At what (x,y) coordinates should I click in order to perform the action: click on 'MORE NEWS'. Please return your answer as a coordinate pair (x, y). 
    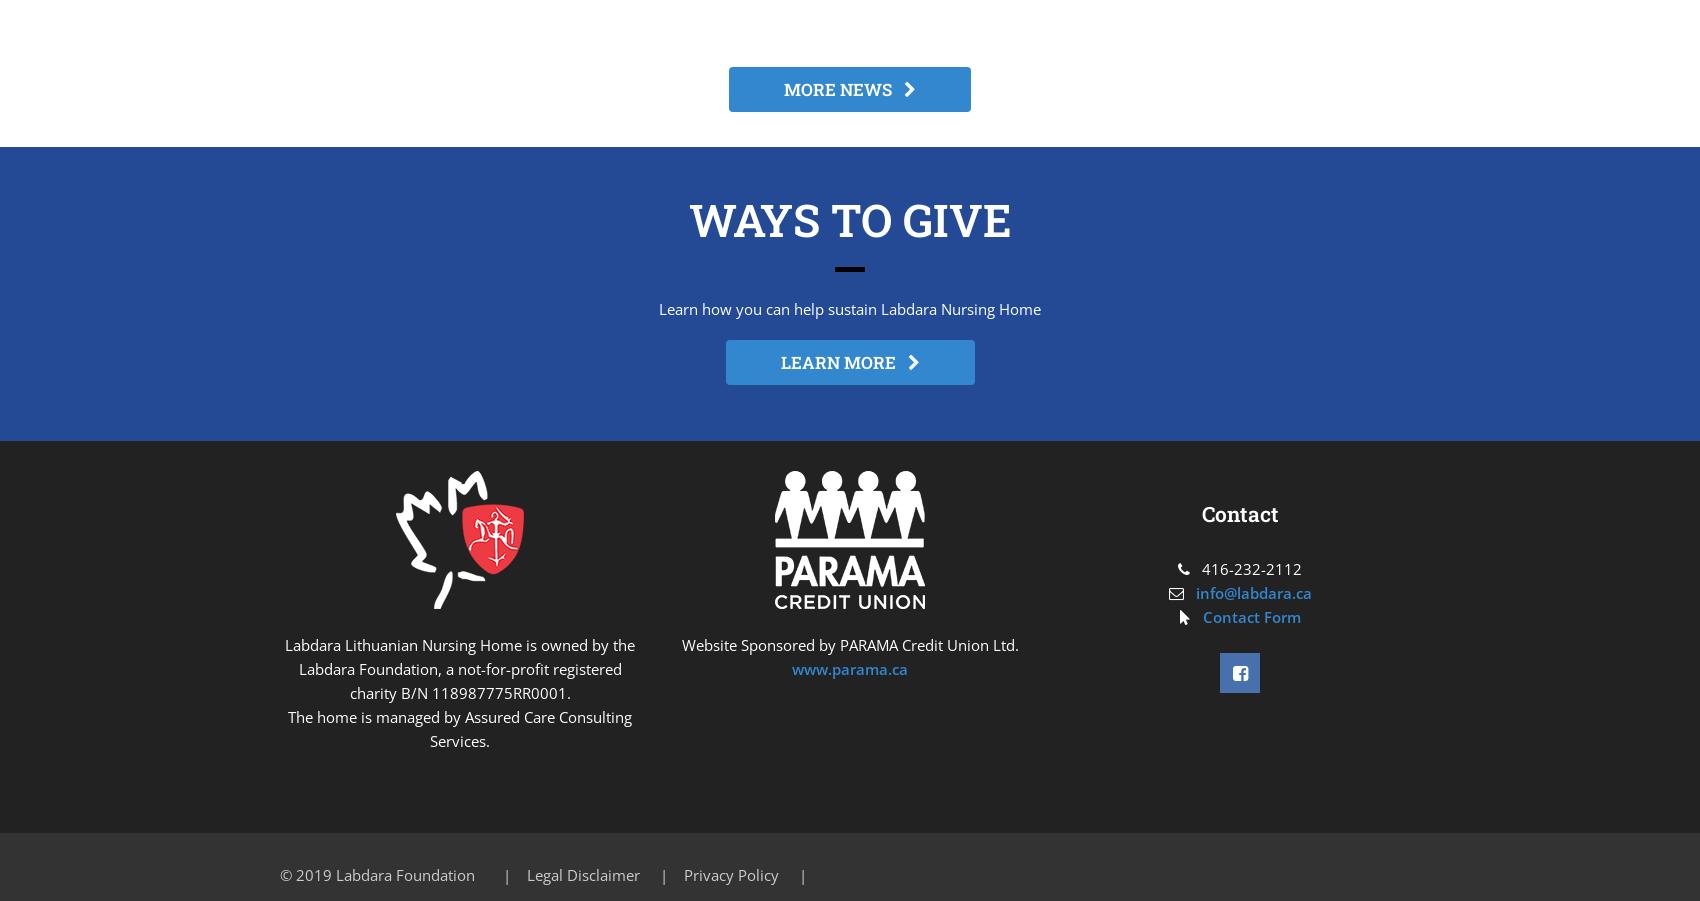
    Looking at the image, I should click on (843, 88).